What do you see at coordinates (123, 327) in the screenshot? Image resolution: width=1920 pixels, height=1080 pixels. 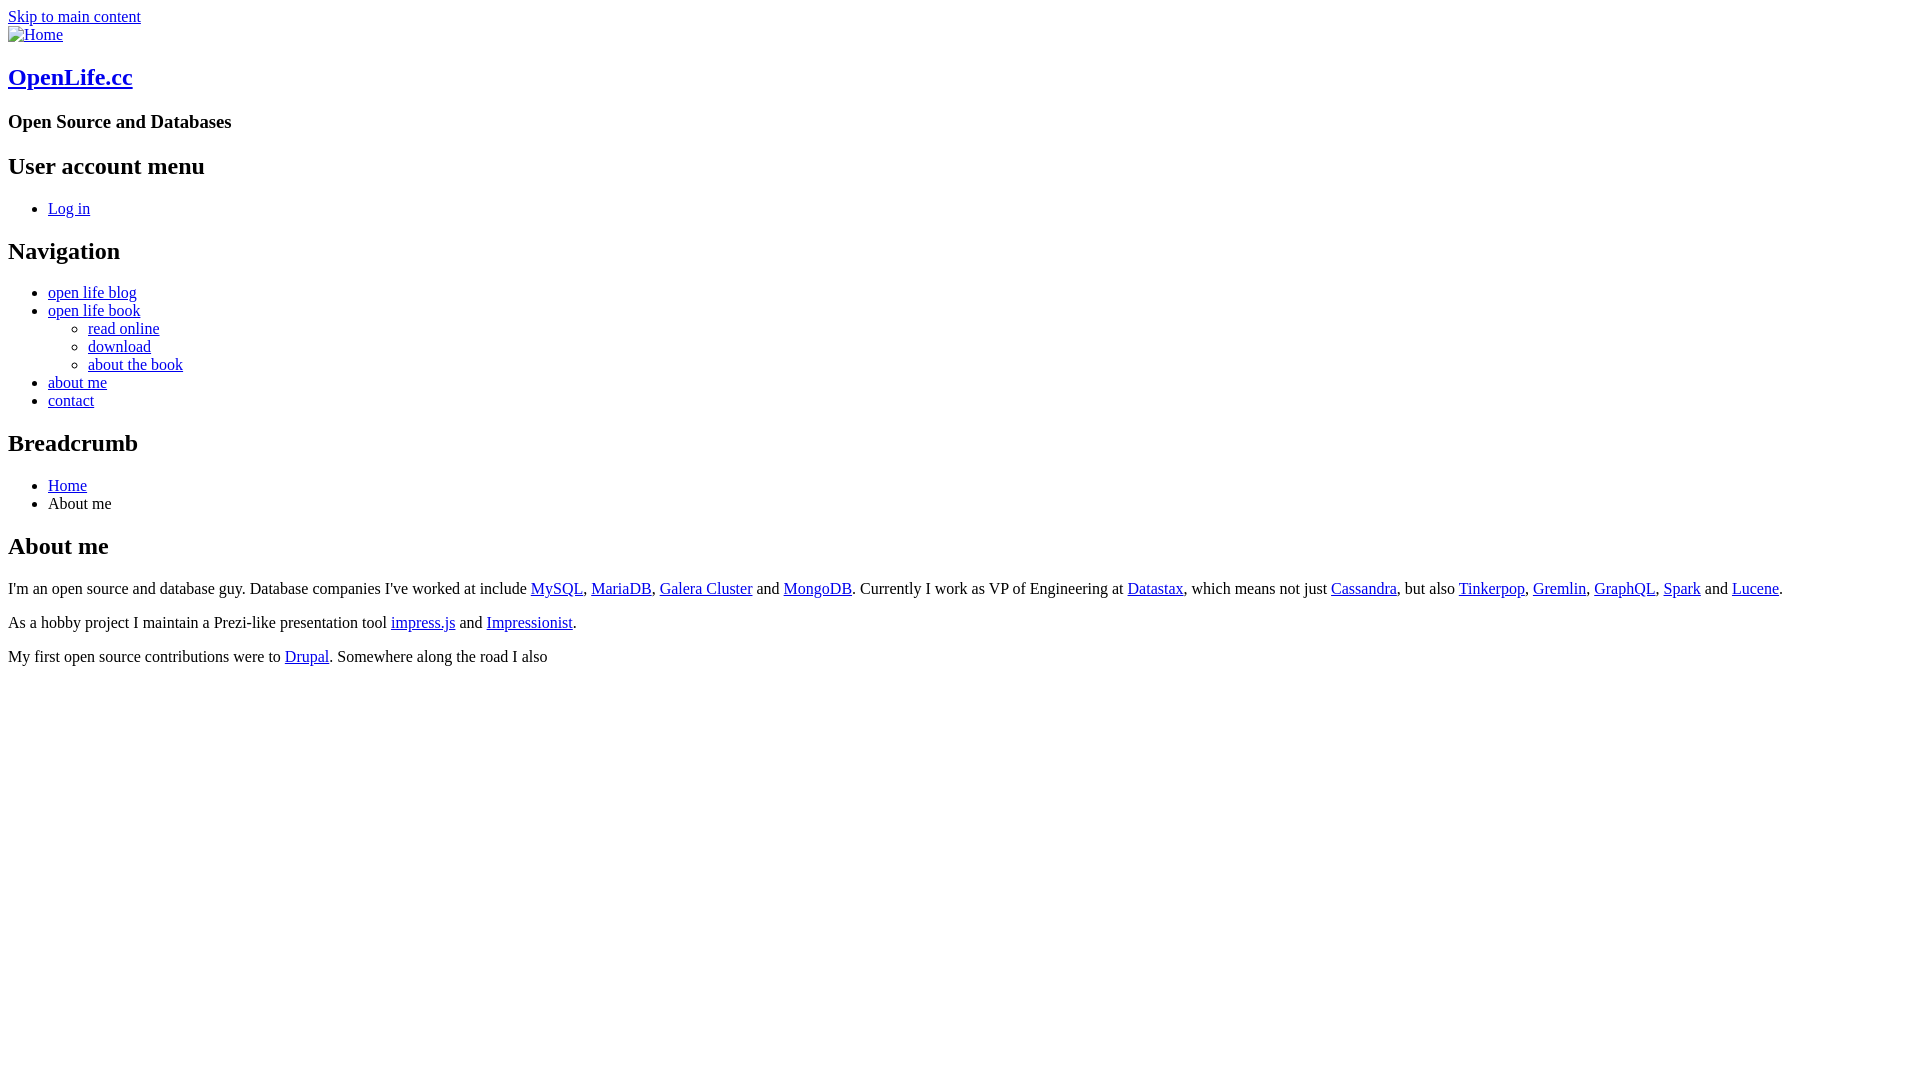 I see `'read online'` at bounding box center [123, 327].